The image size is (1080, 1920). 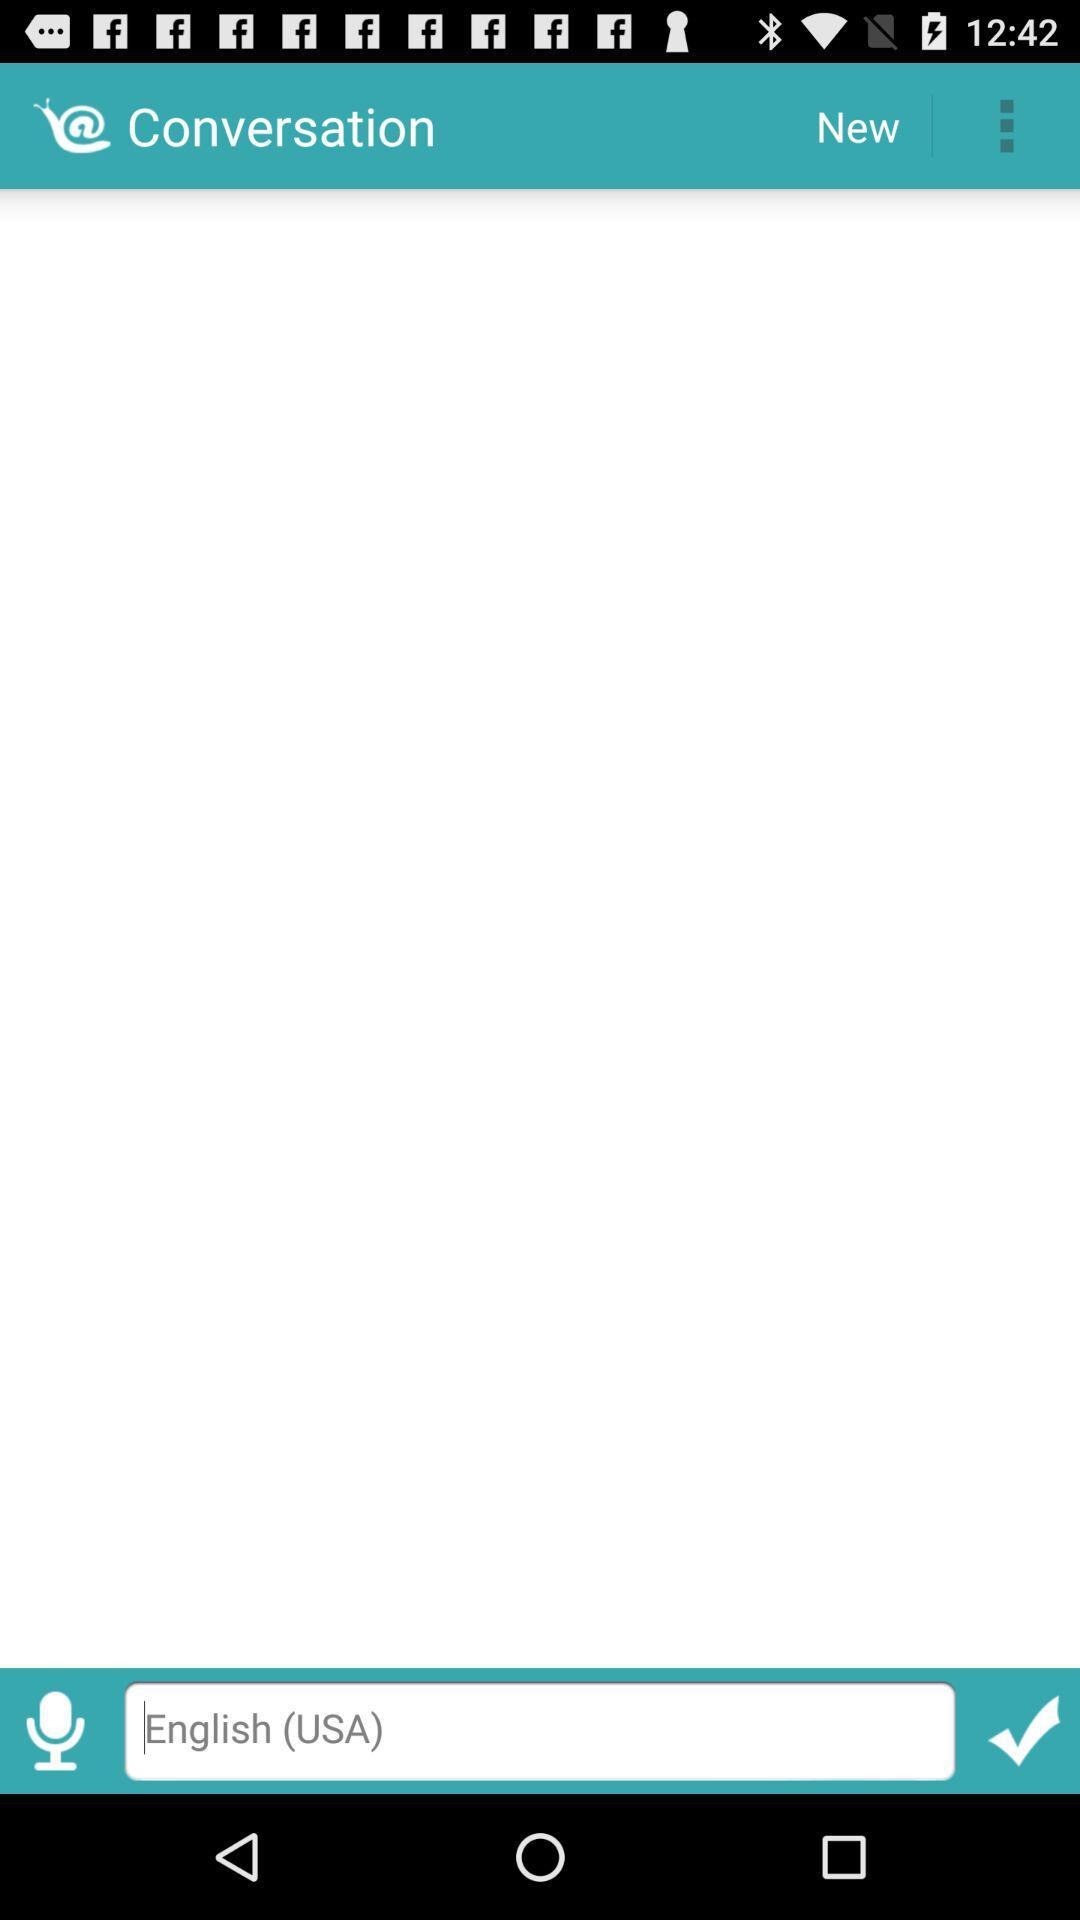 What do you see at coordinates (540, 920) in the screenshot?
I see `input text` at bounding box center [540, 920].